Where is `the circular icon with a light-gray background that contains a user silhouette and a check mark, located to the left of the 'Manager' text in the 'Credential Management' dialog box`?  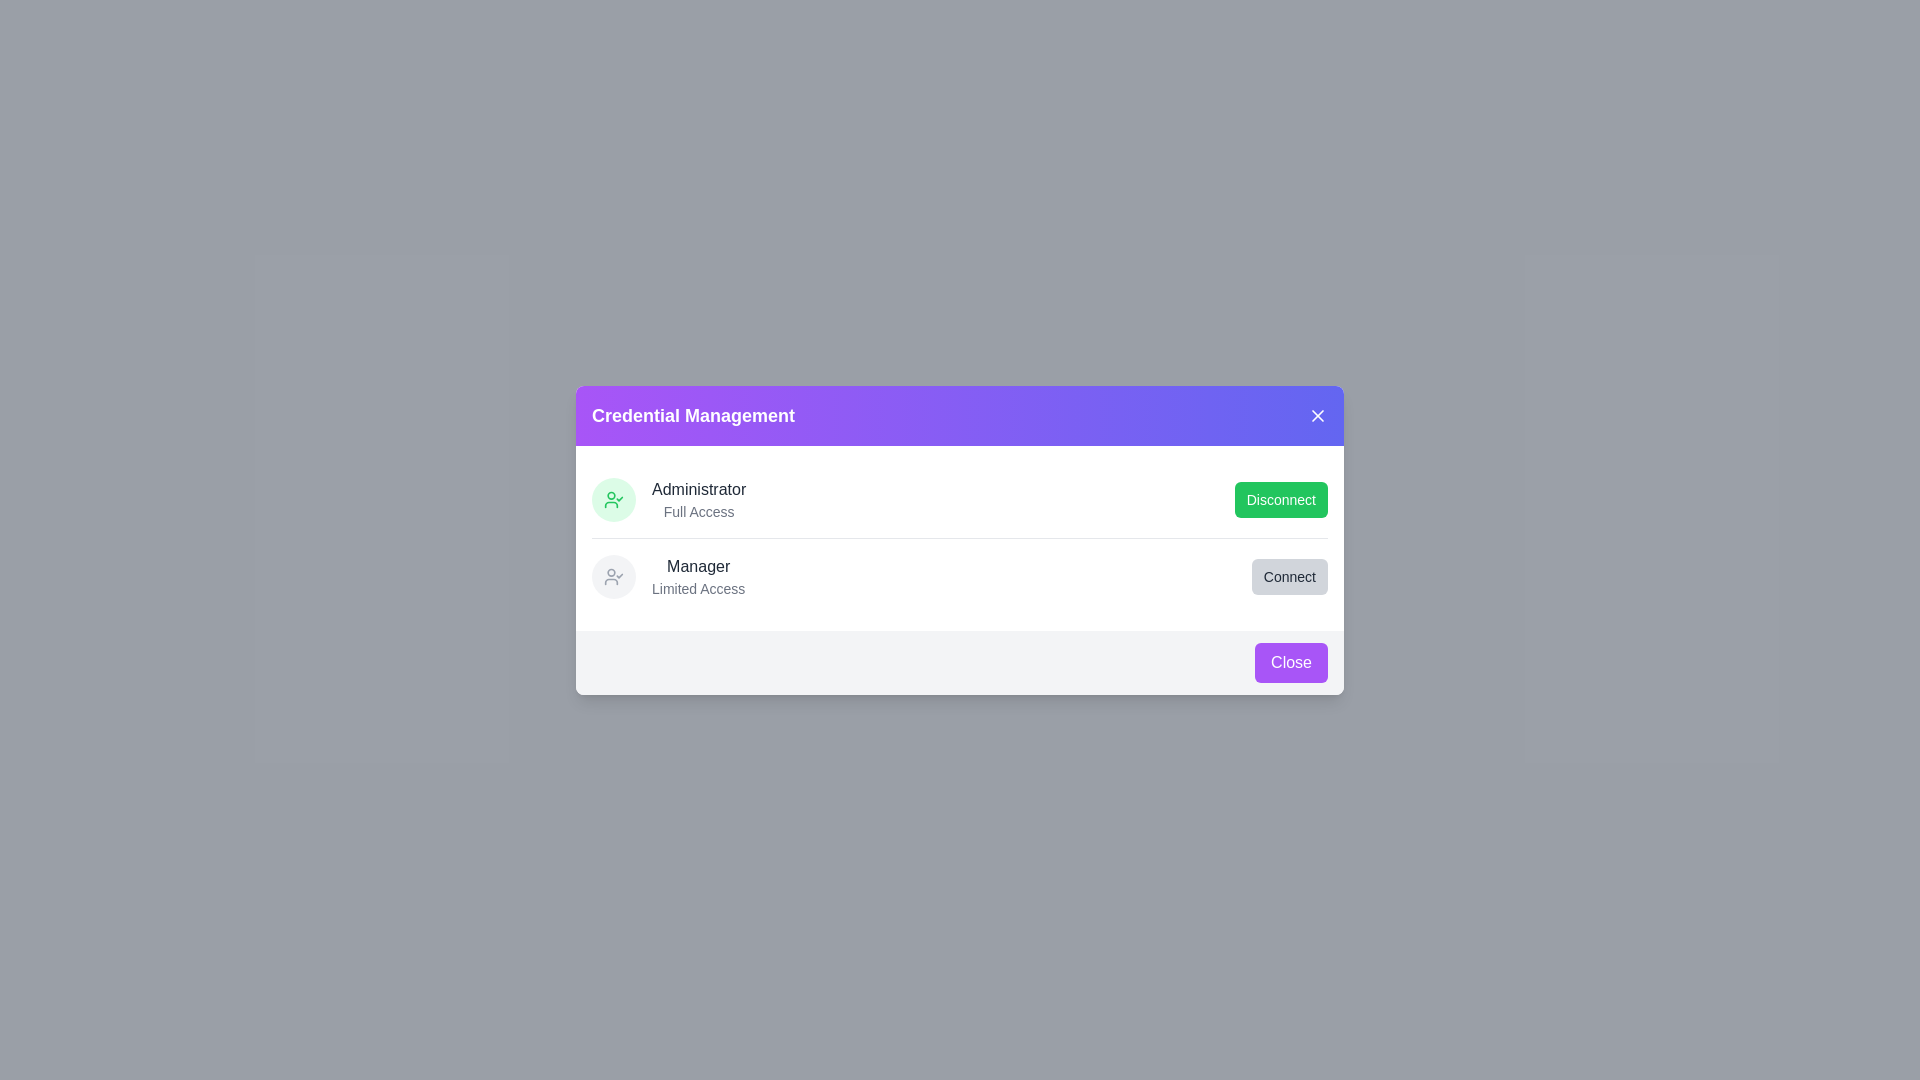 the circular icon with a light-gray background that contains a user silhouette and a check mark, located to the left of the 'Manager' text in the 'Credential Management' dialog box is located at coordinates (613, 575).